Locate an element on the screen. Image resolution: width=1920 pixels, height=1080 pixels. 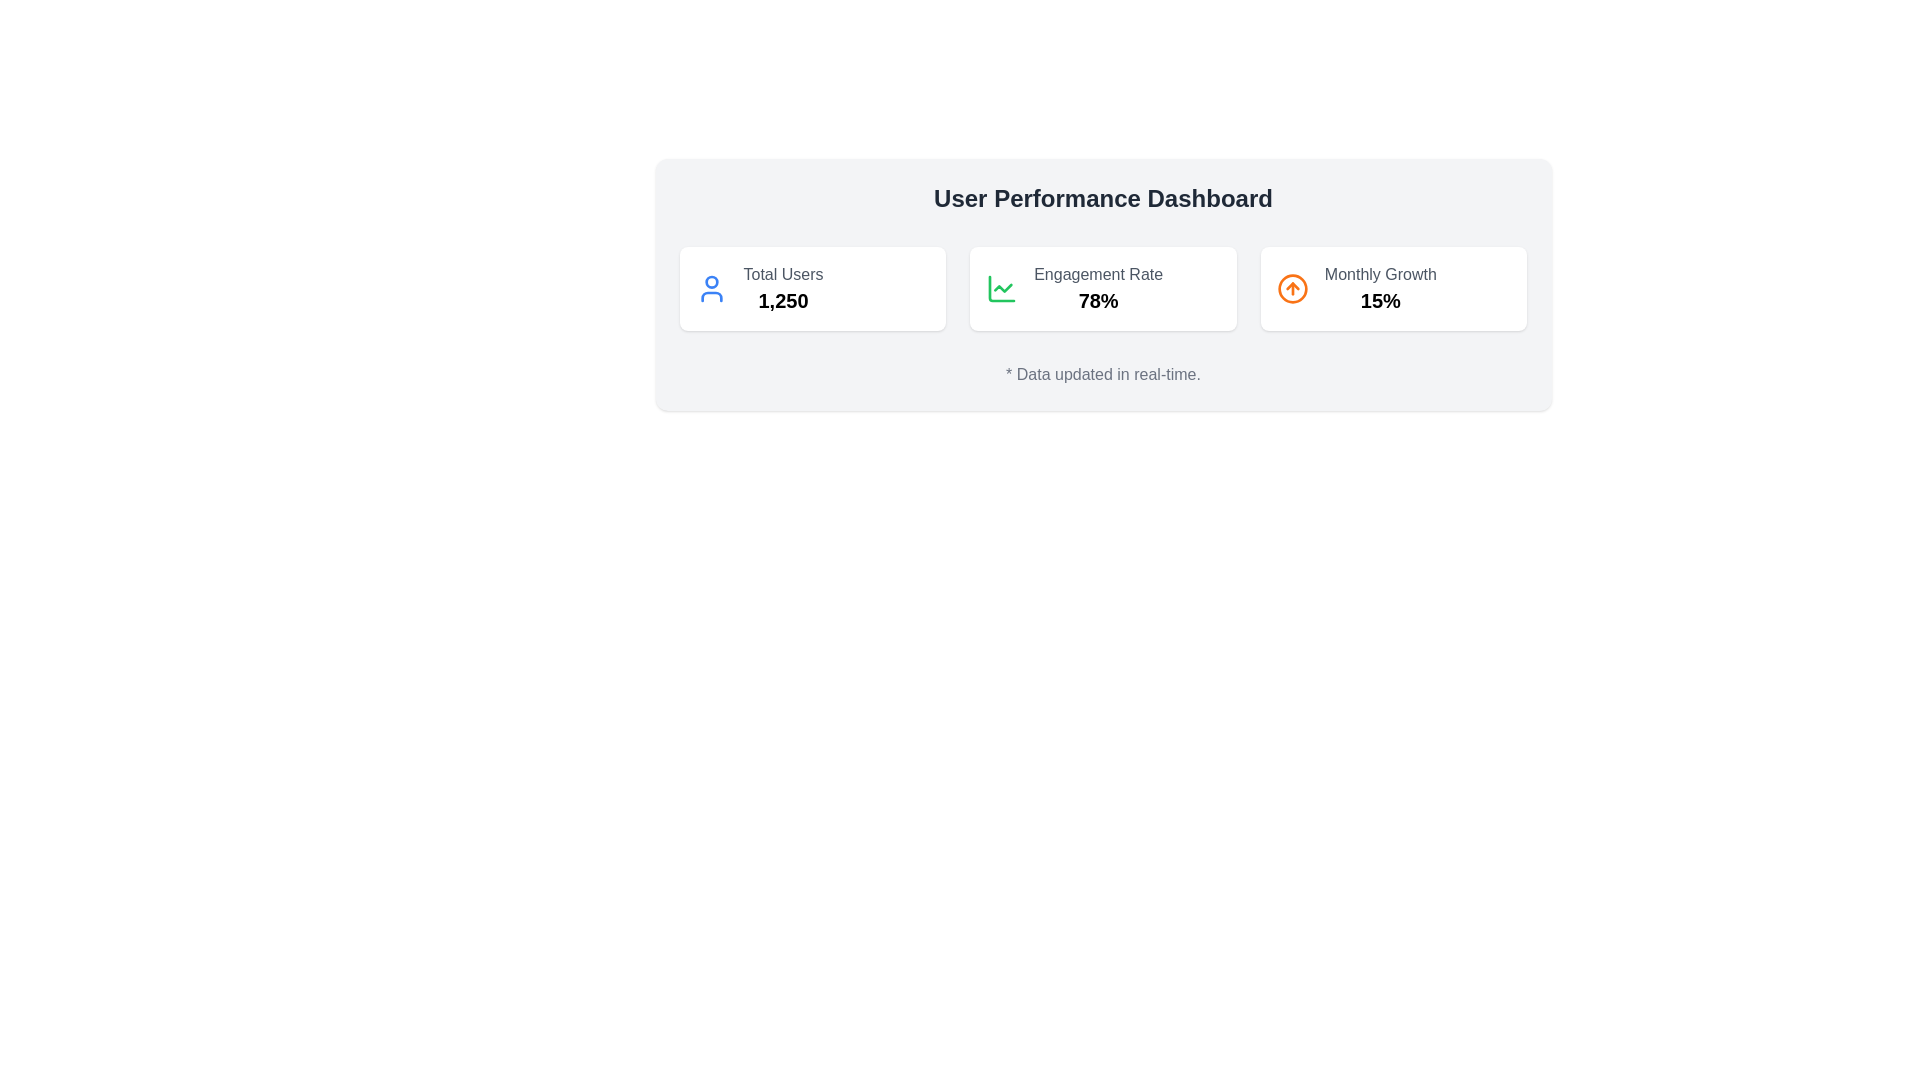
the informative text label located at the bottom of the 'User Performance Dashboard', which provides context to the displayed data is located at coordinates (1102, 374).